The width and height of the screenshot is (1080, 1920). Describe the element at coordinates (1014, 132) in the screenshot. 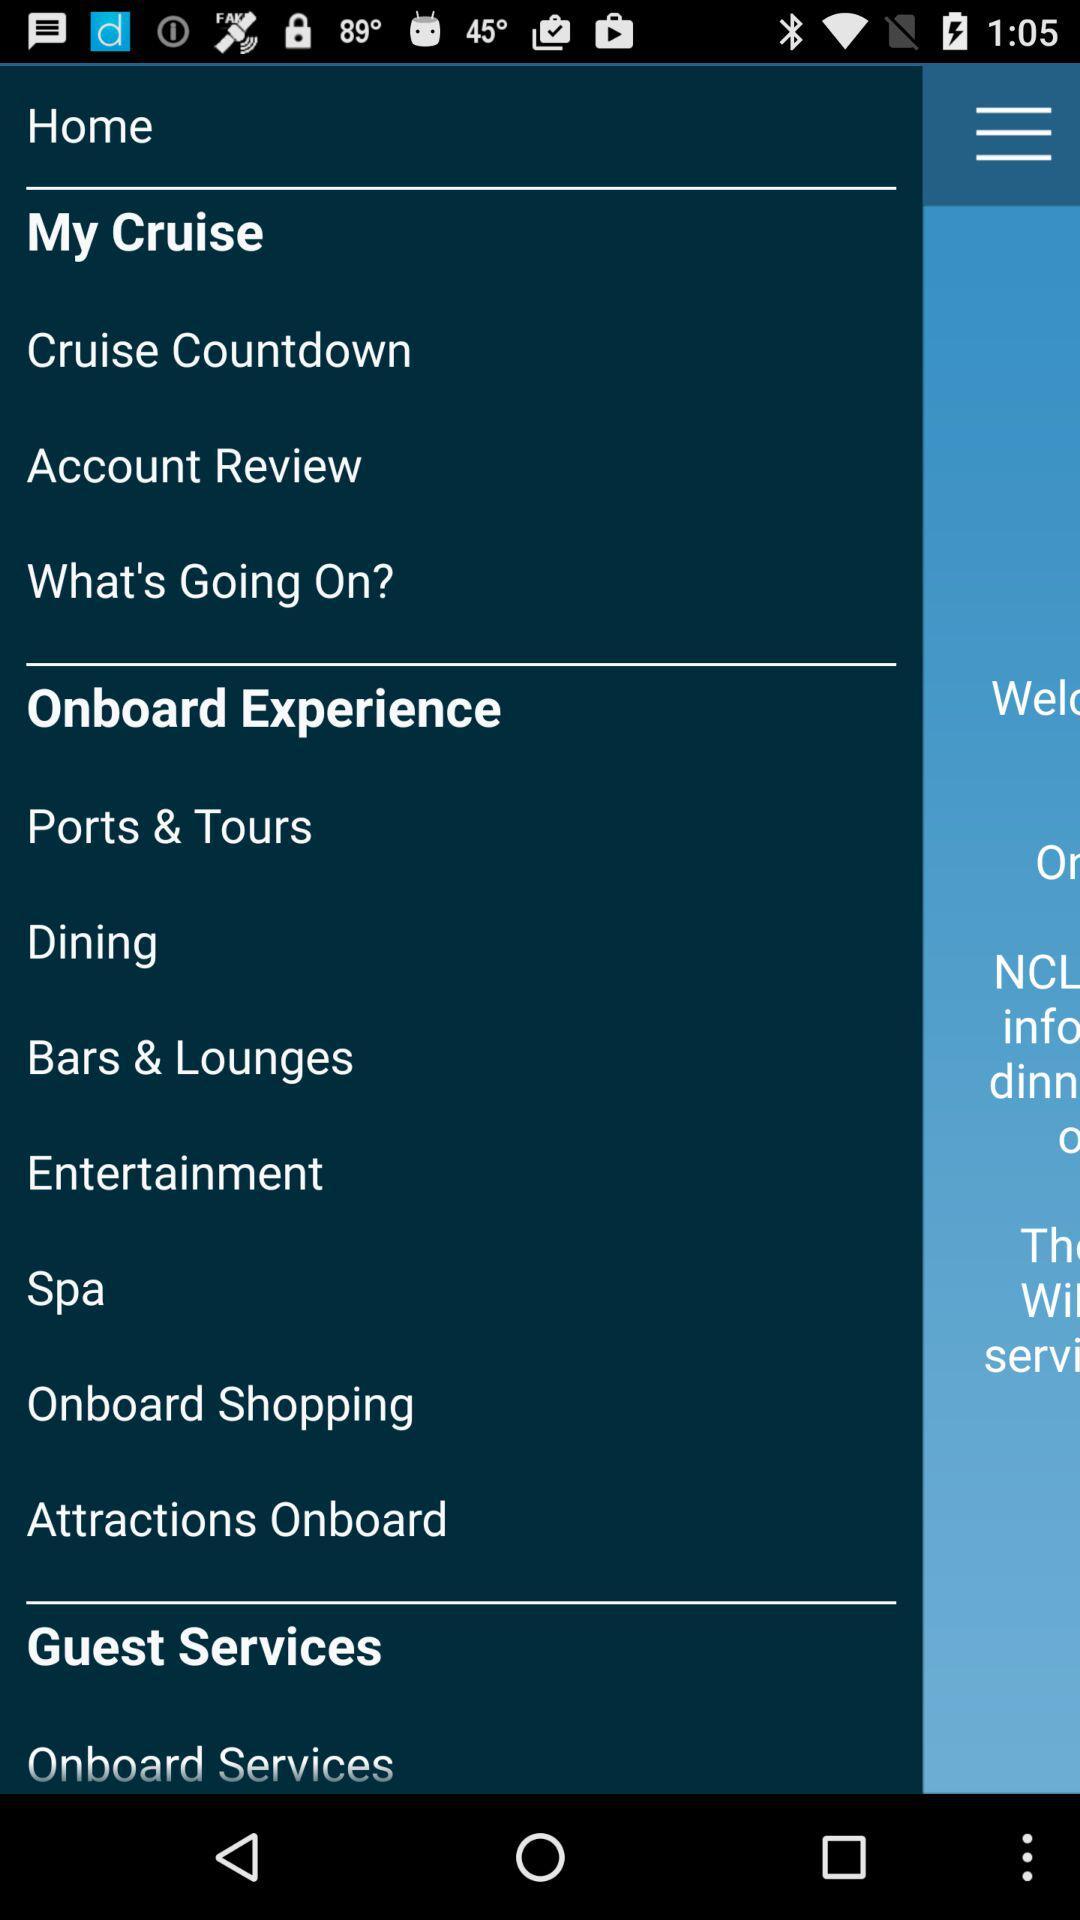

I see `icon to the right of the home item` at that location.